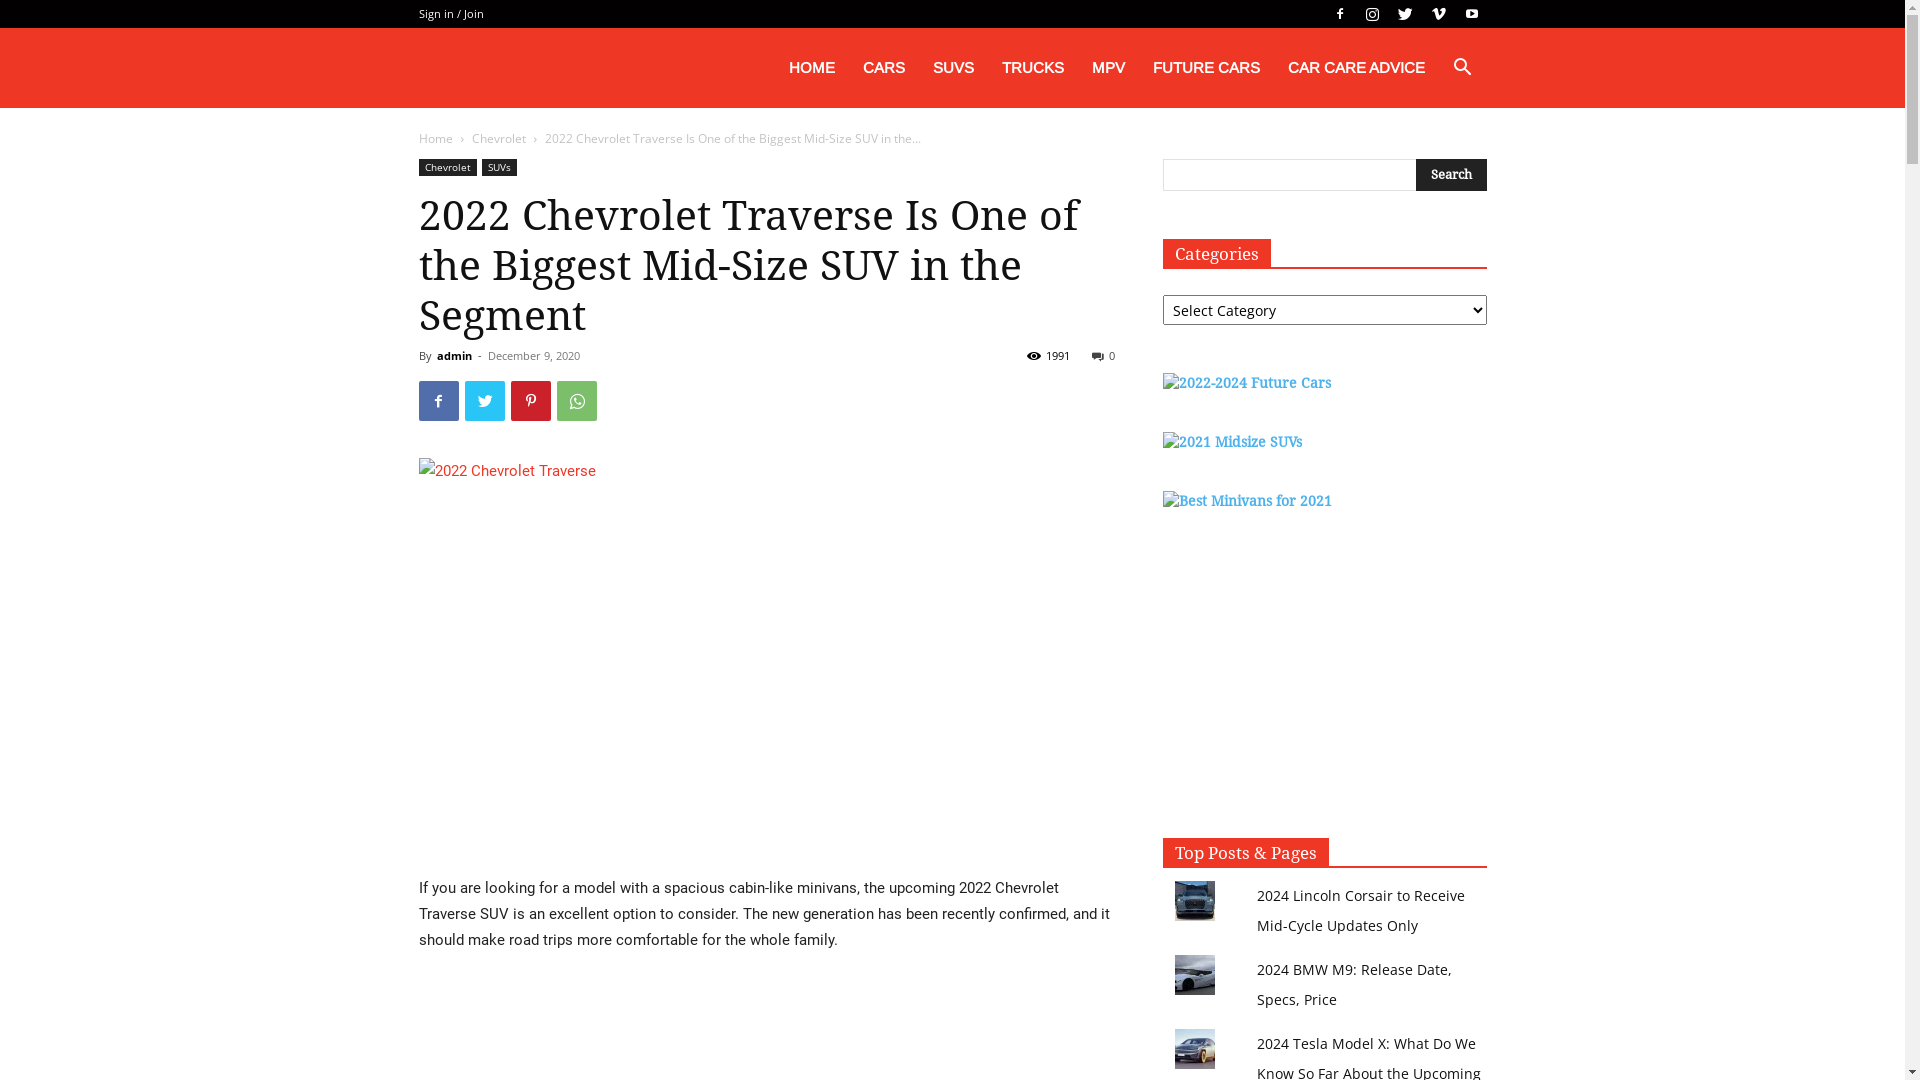 This screenshot has width=1920, height=1080. What do you see at coordinates (1107, 67) in the screenshot?
I see `'MPV'` at bounding box center [1107, 67].